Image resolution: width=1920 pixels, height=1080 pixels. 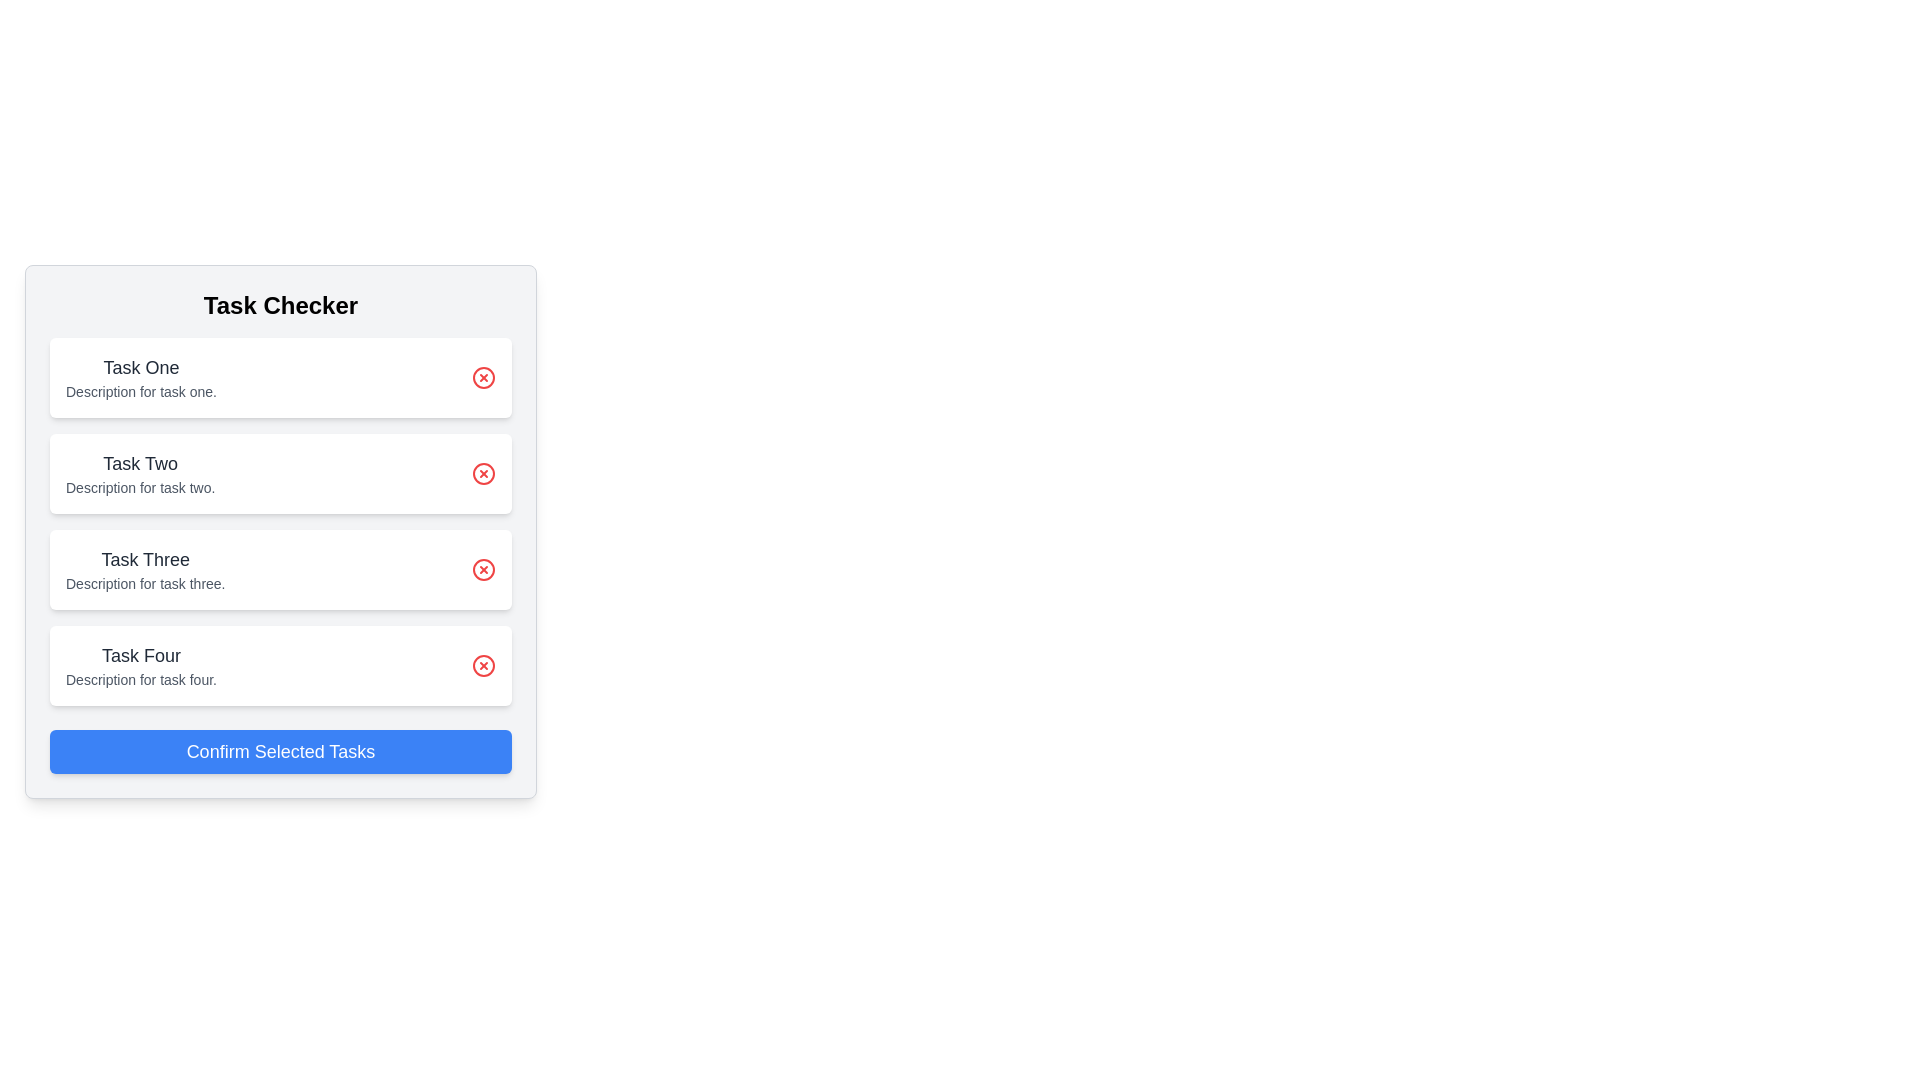 What do you see at coordinates (144, 570) in the screenshot?
I see `the 'Task Three' text display block, which shows the title 'Task Three' and description 'Description for task three.'` at bounding box center [144, 570].